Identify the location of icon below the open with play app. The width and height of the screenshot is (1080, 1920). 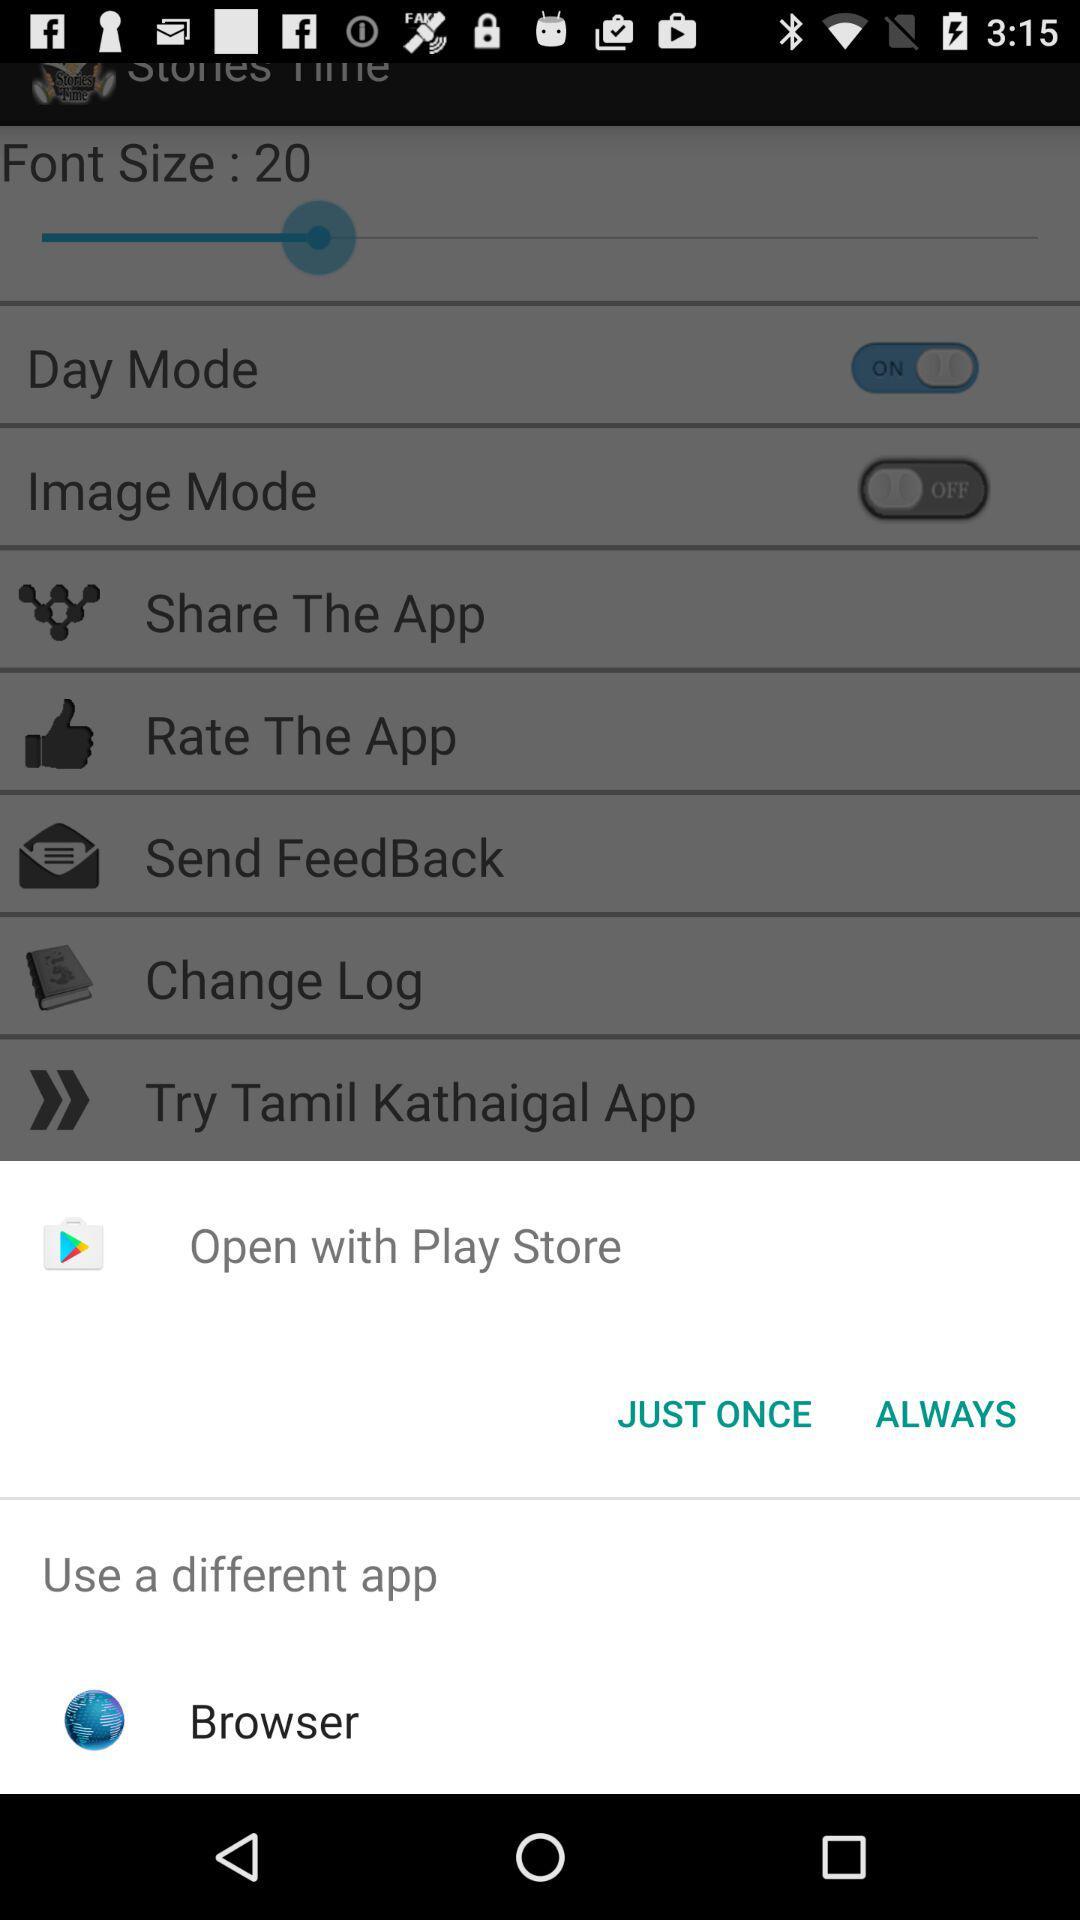
(713, 1411).